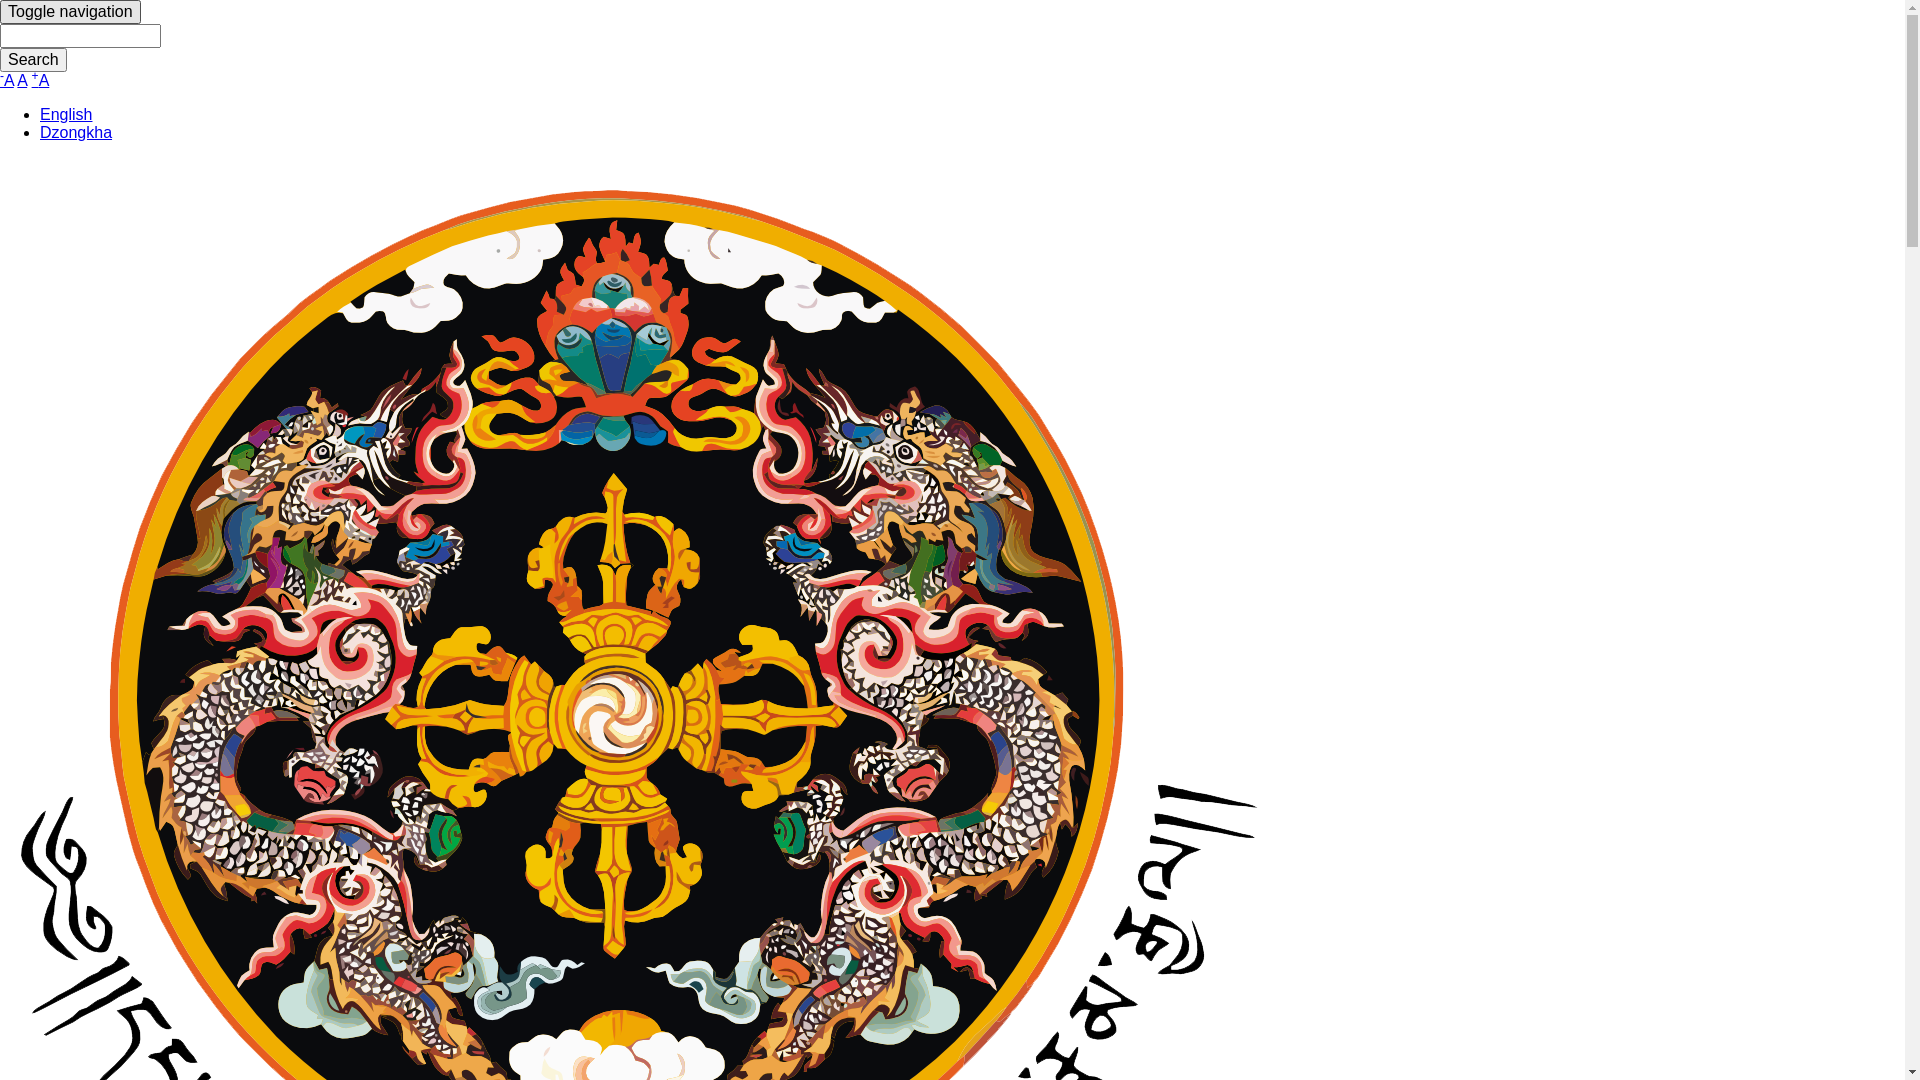 Image resolution: width=1920 pixels, height=1080 pixels. I want to click on 'English', so click(66, 114).